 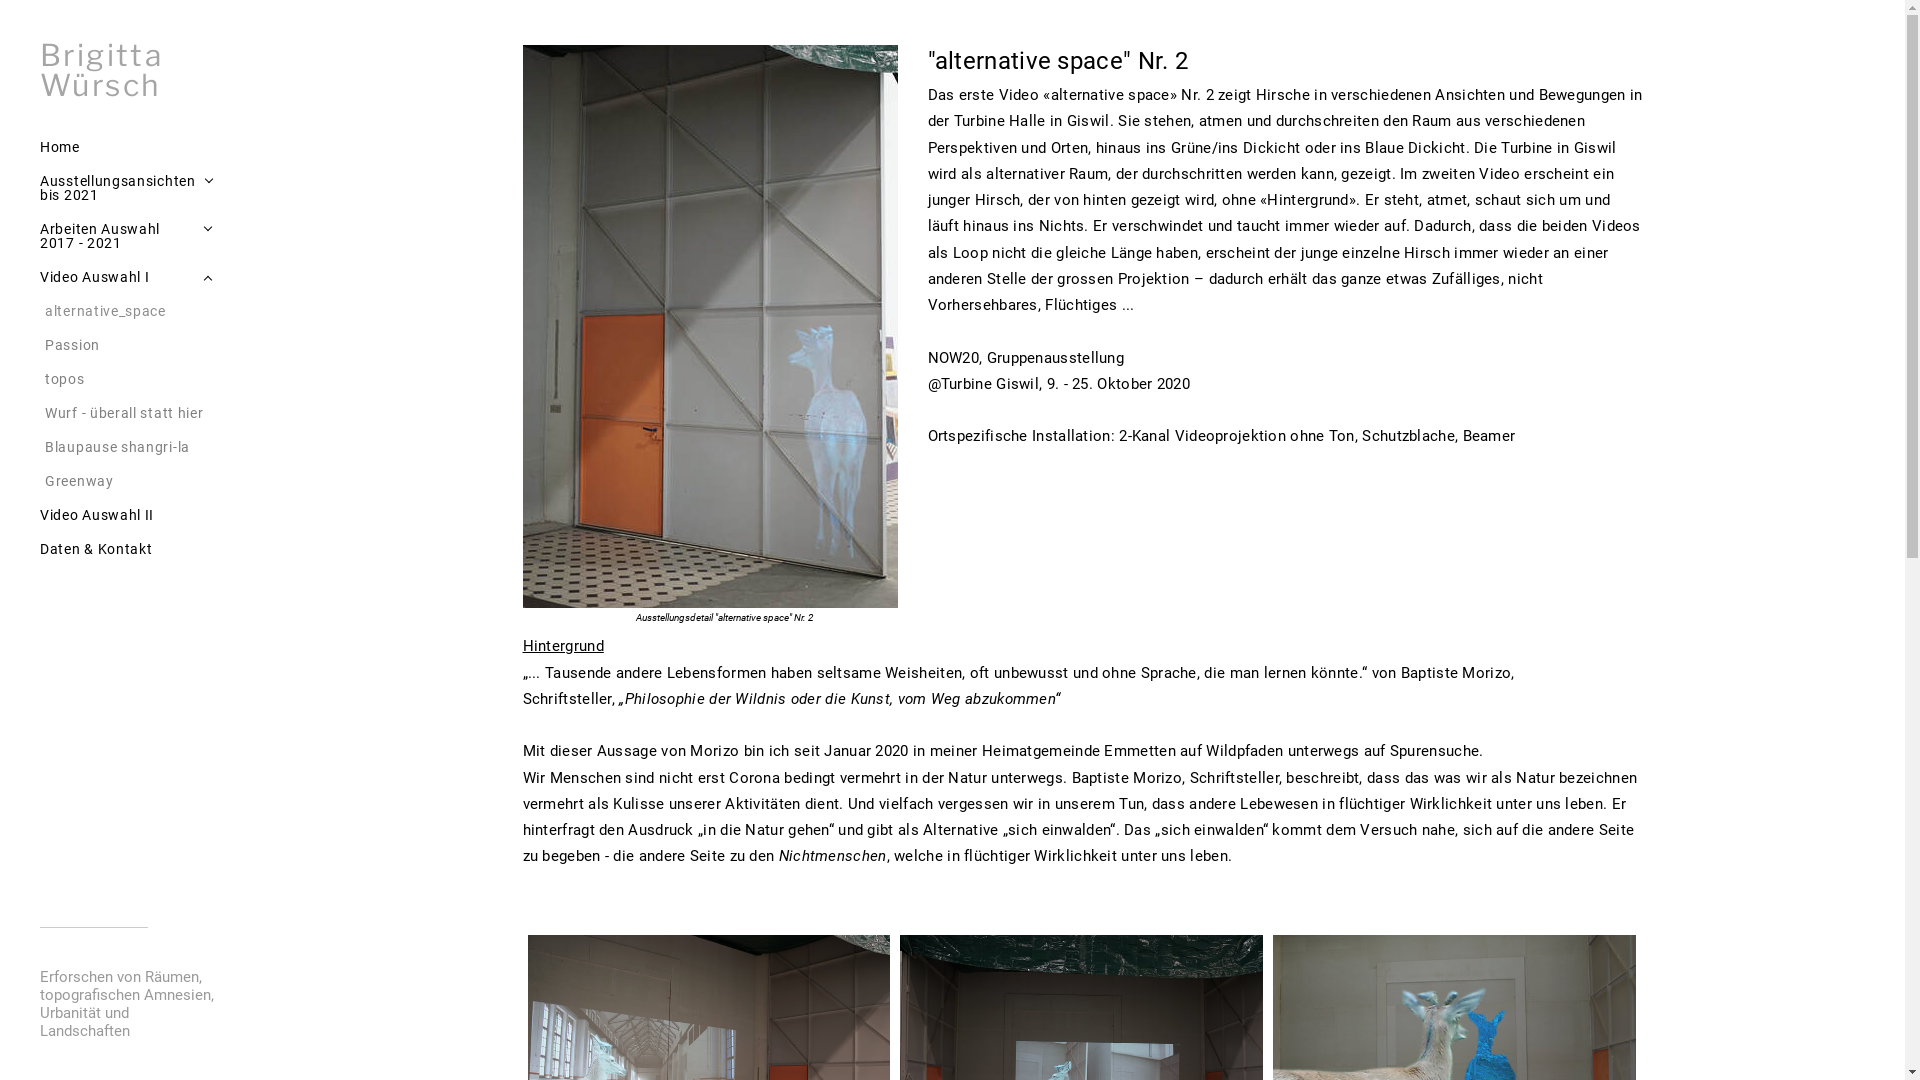 I want to click on 'topos', so click(x=131, y=378).